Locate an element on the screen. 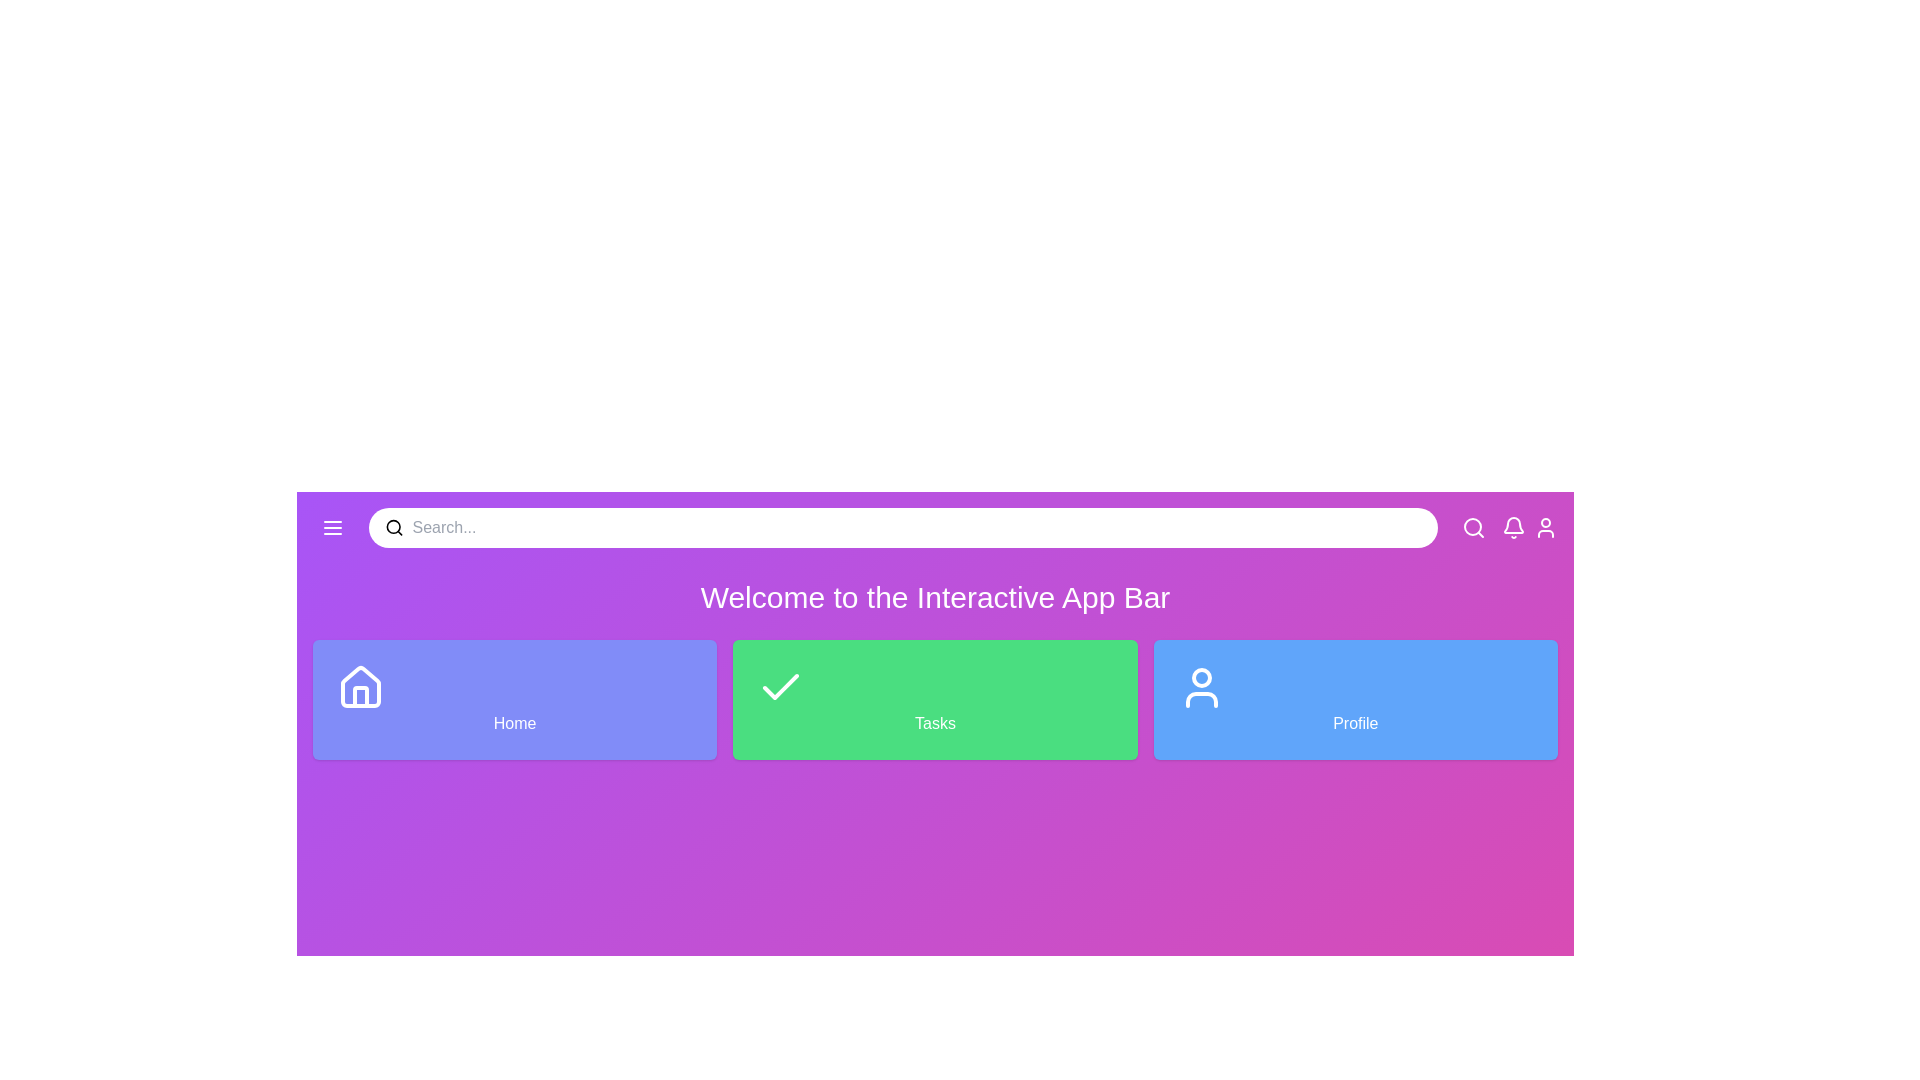 The height and width of the screenshot is (1080, 1920). the bell icon to access notification options is located at coordinates (1513, 527).